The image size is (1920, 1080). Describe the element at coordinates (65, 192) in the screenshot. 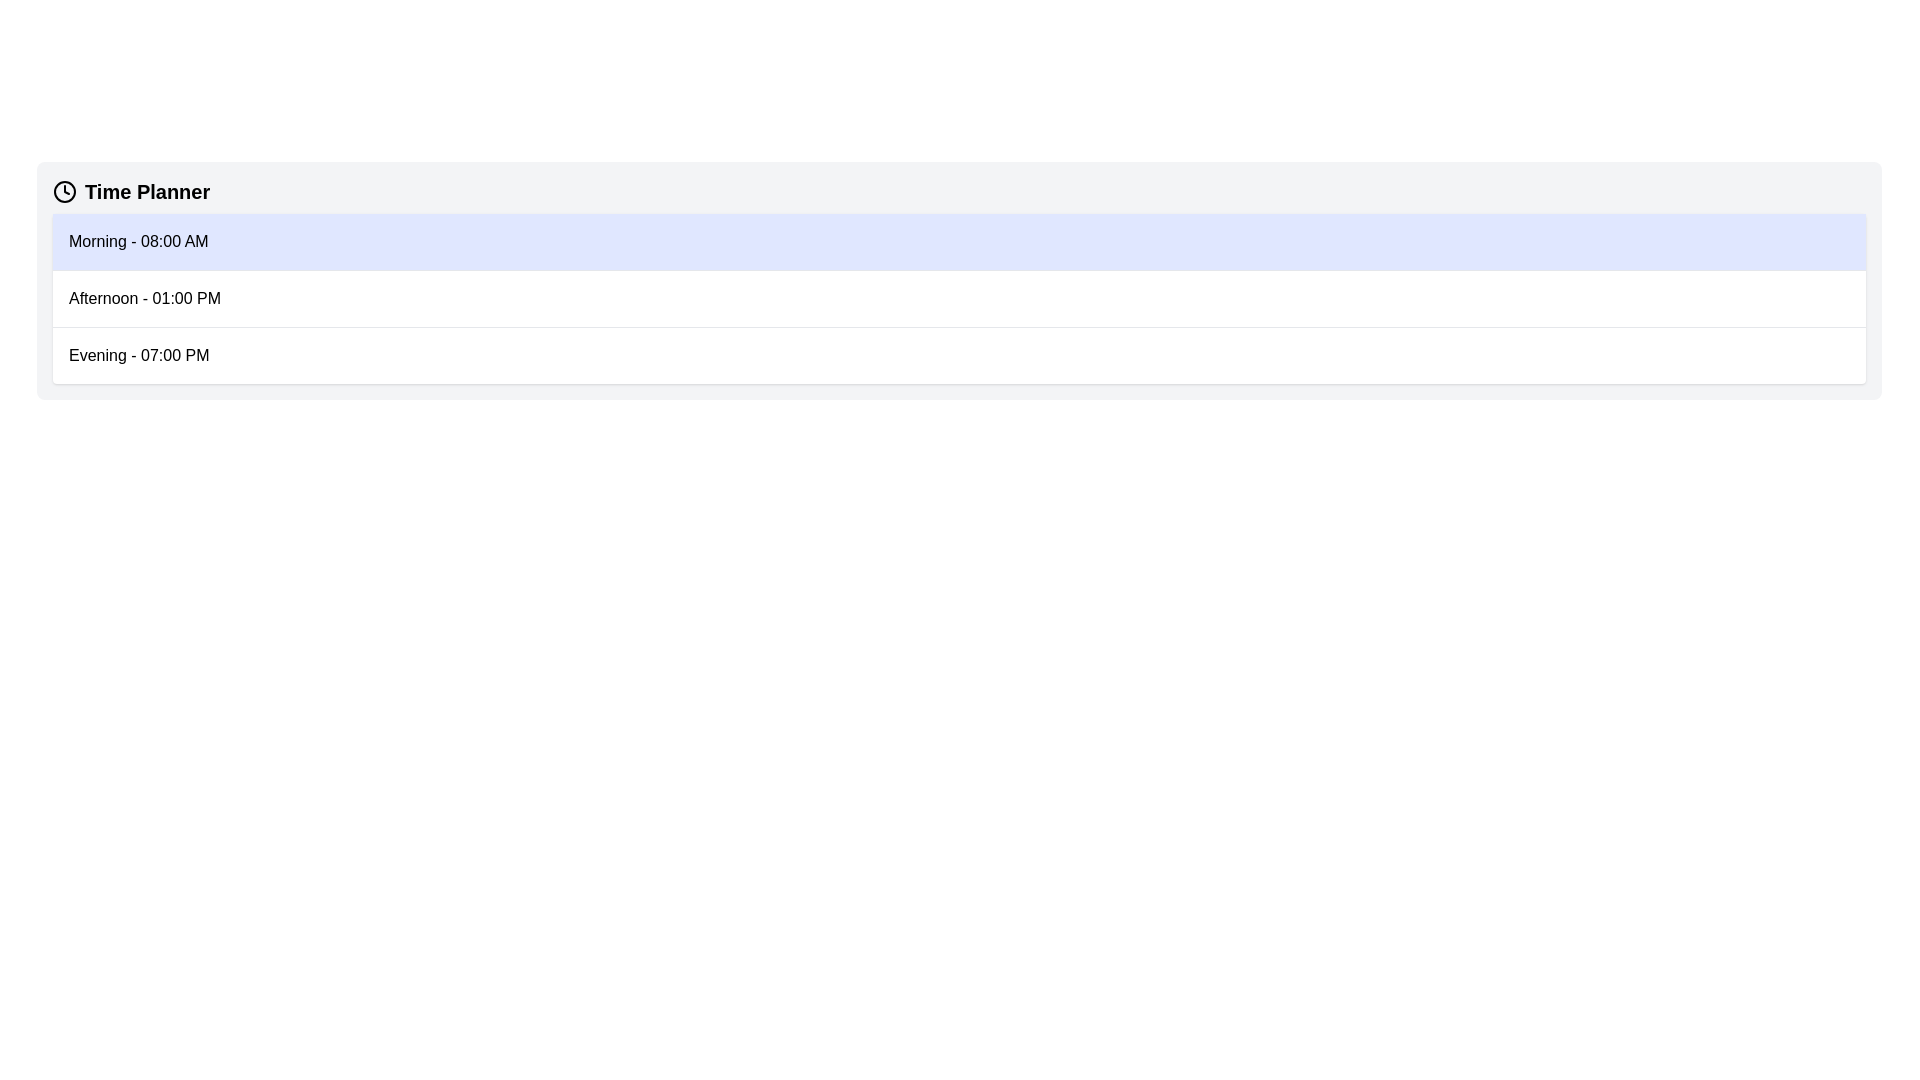

I see `the small clock icon with a black outline that is positioned to the left of the 'Time Planner' text` at that location.